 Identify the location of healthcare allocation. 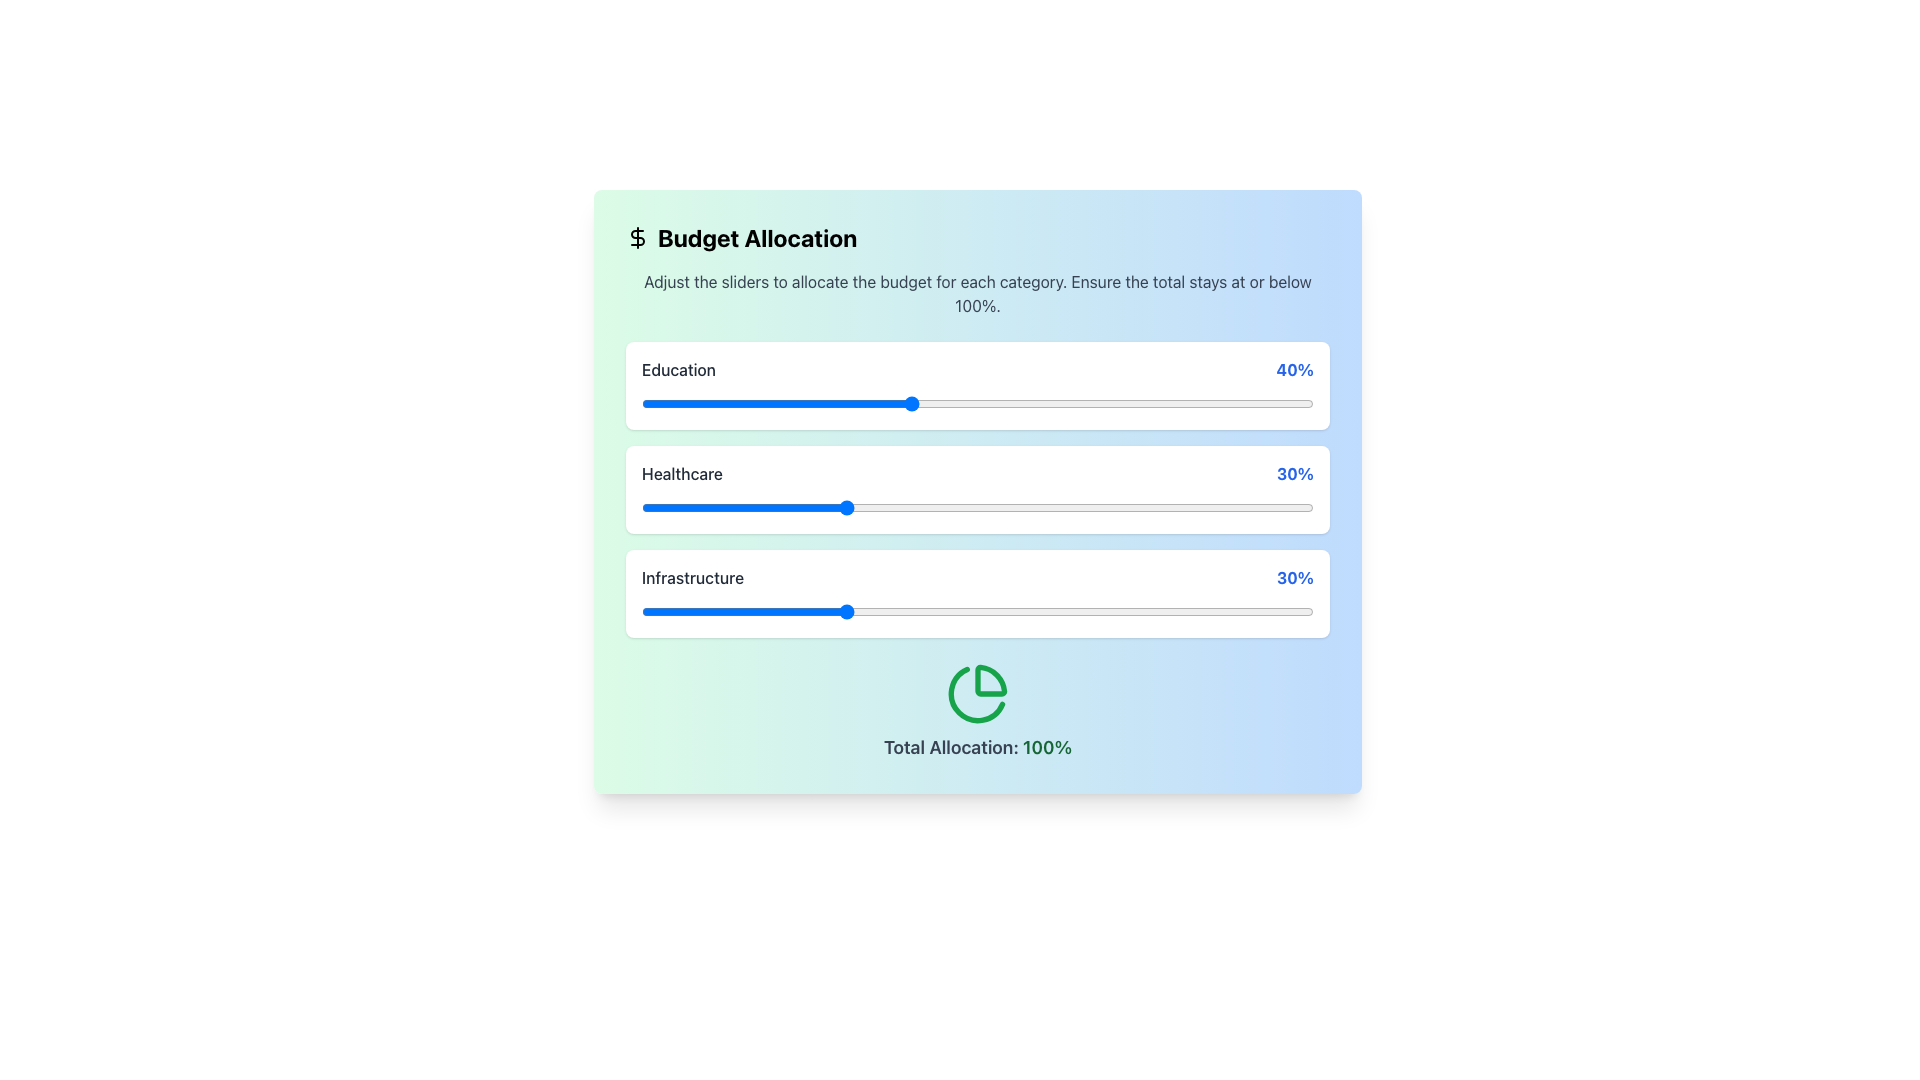
(1245, 507).